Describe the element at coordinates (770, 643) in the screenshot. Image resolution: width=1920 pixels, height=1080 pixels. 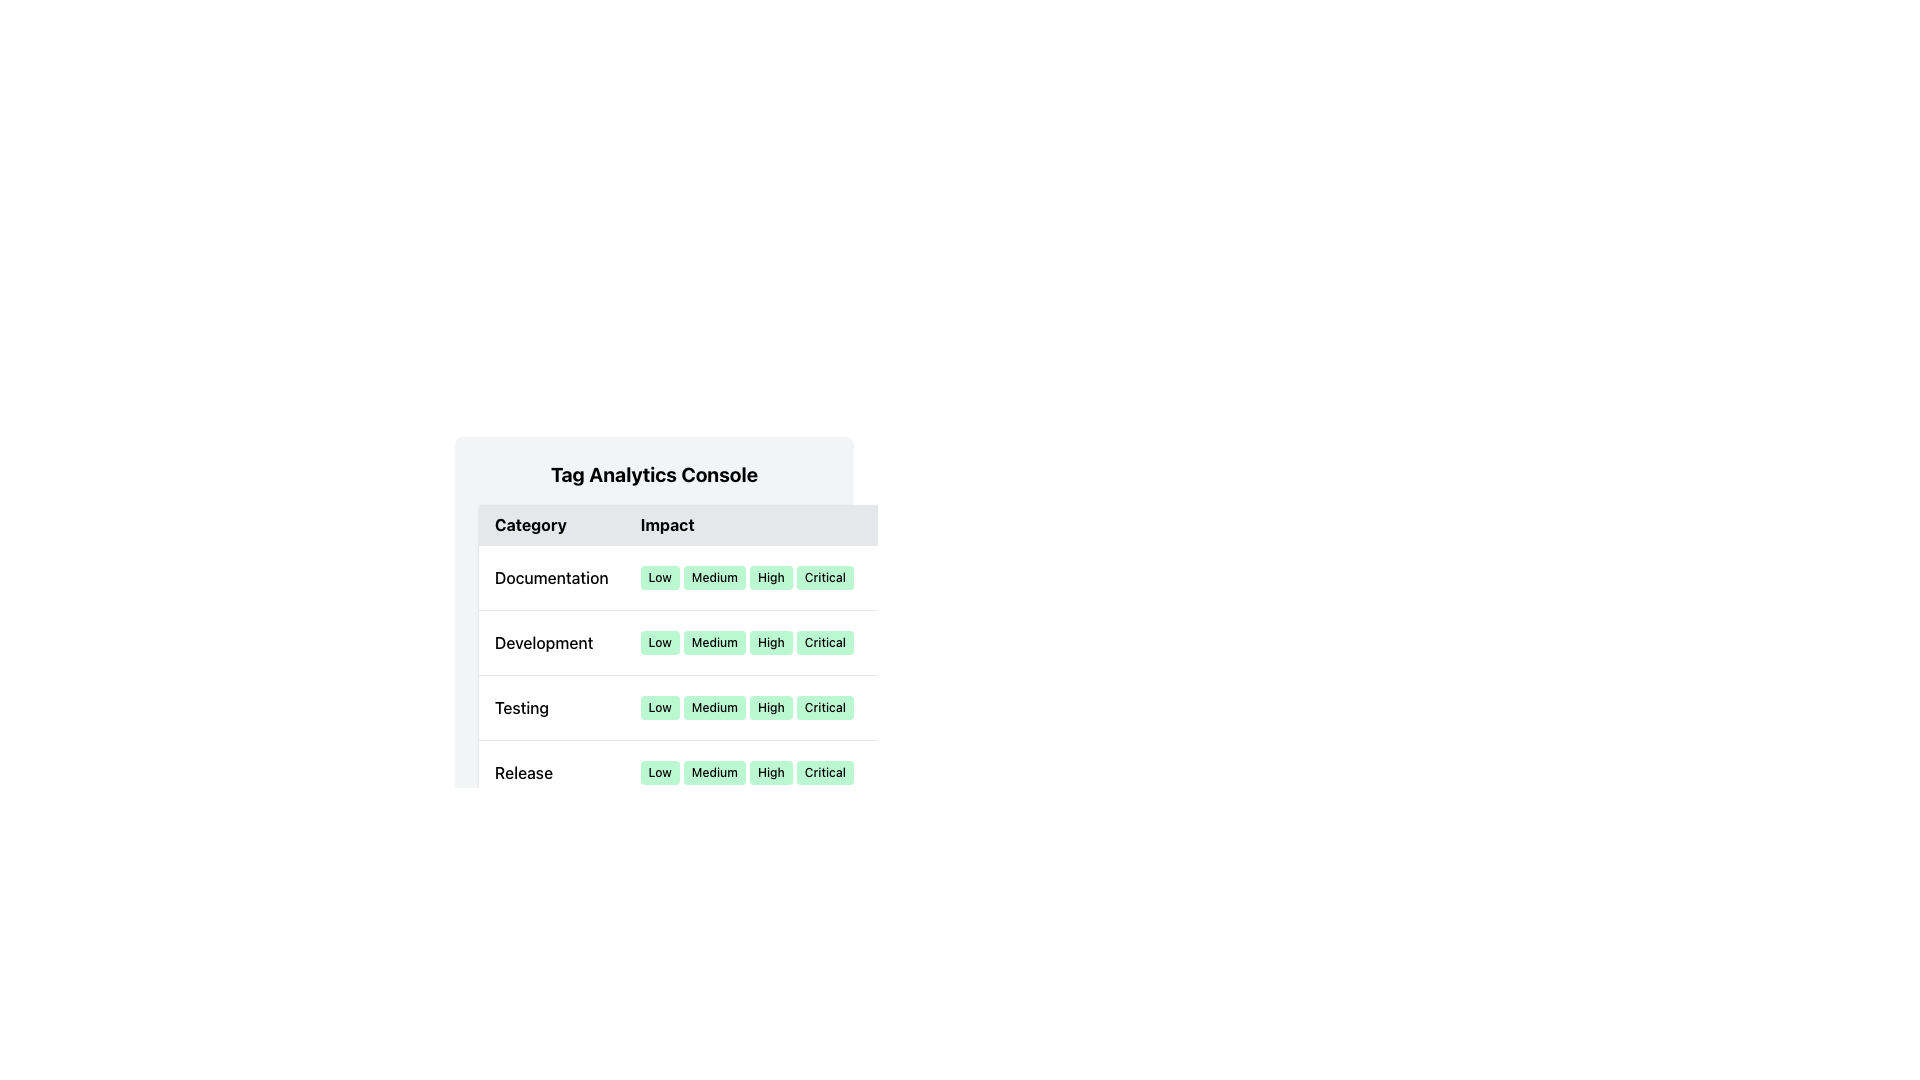
I see `the 'High' label, which is a light green rectangular button with rounded corners located in the 'Impact' column of the 'Development' row in the Tag Analytics Console interface` at that location.